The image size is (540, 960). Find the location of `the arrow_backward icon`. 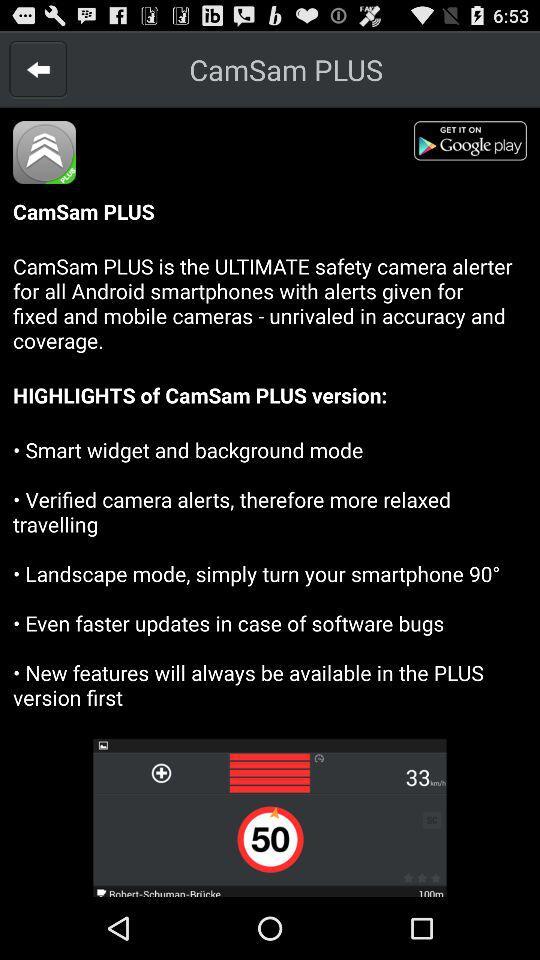

the arrow_backward icon is located at coordinates (38, 74).